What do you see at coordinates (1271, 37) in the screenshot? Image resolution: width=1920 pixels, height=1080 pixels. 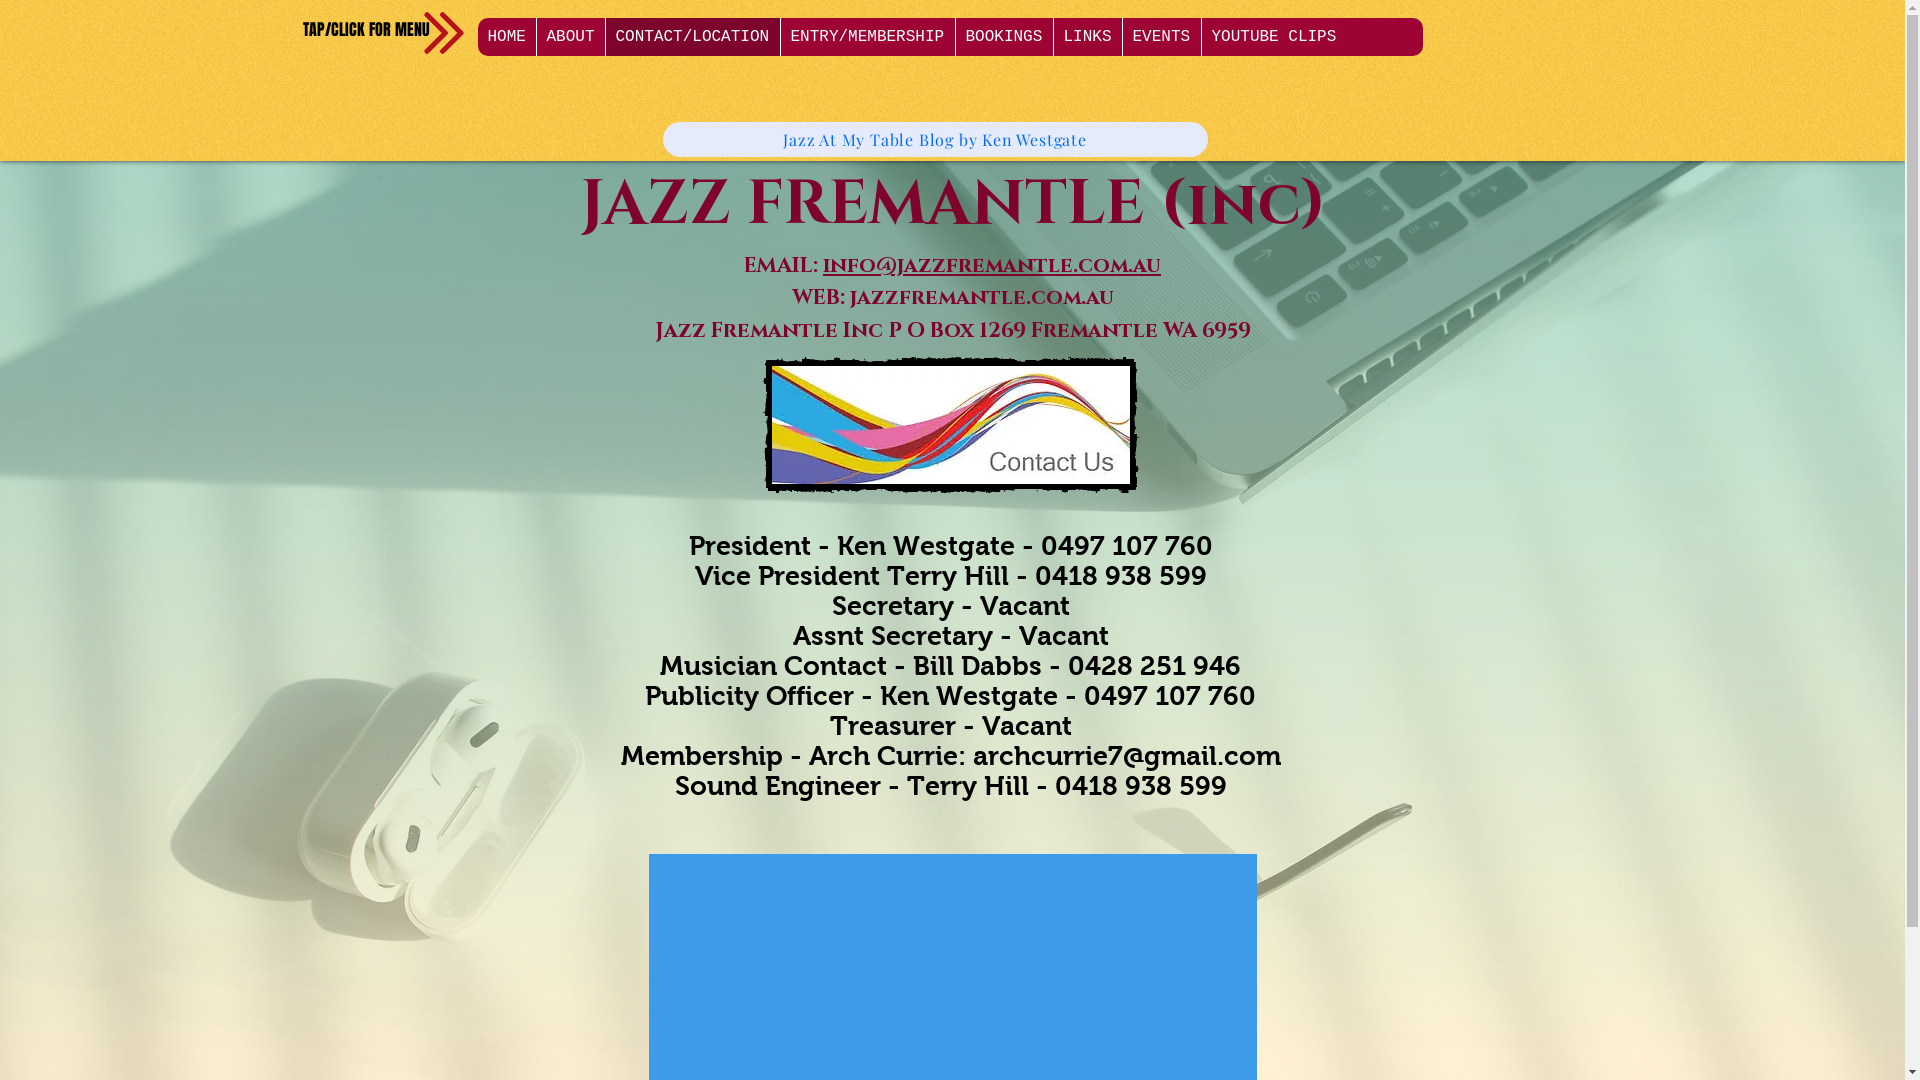 I see `'YOUTUBE CLIPS'` at bounding box center [1271, 37].